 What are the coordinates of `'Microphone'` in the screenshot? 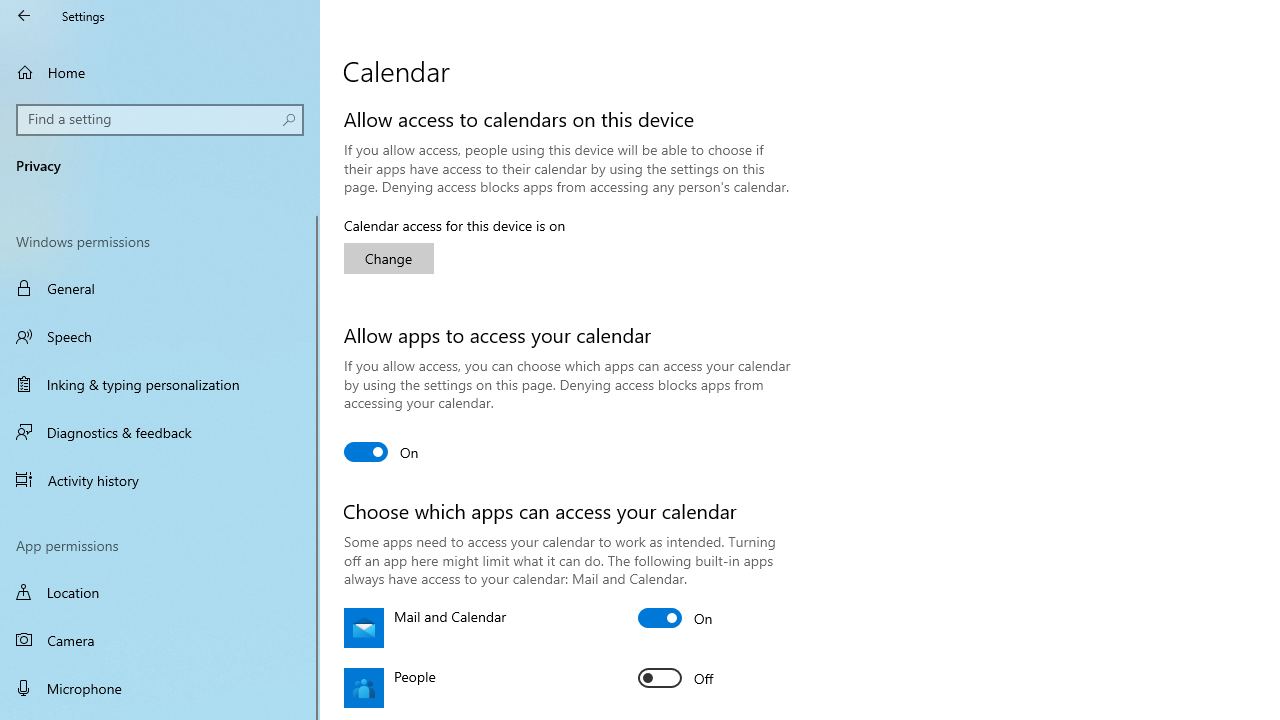 It's located at (160, 686).